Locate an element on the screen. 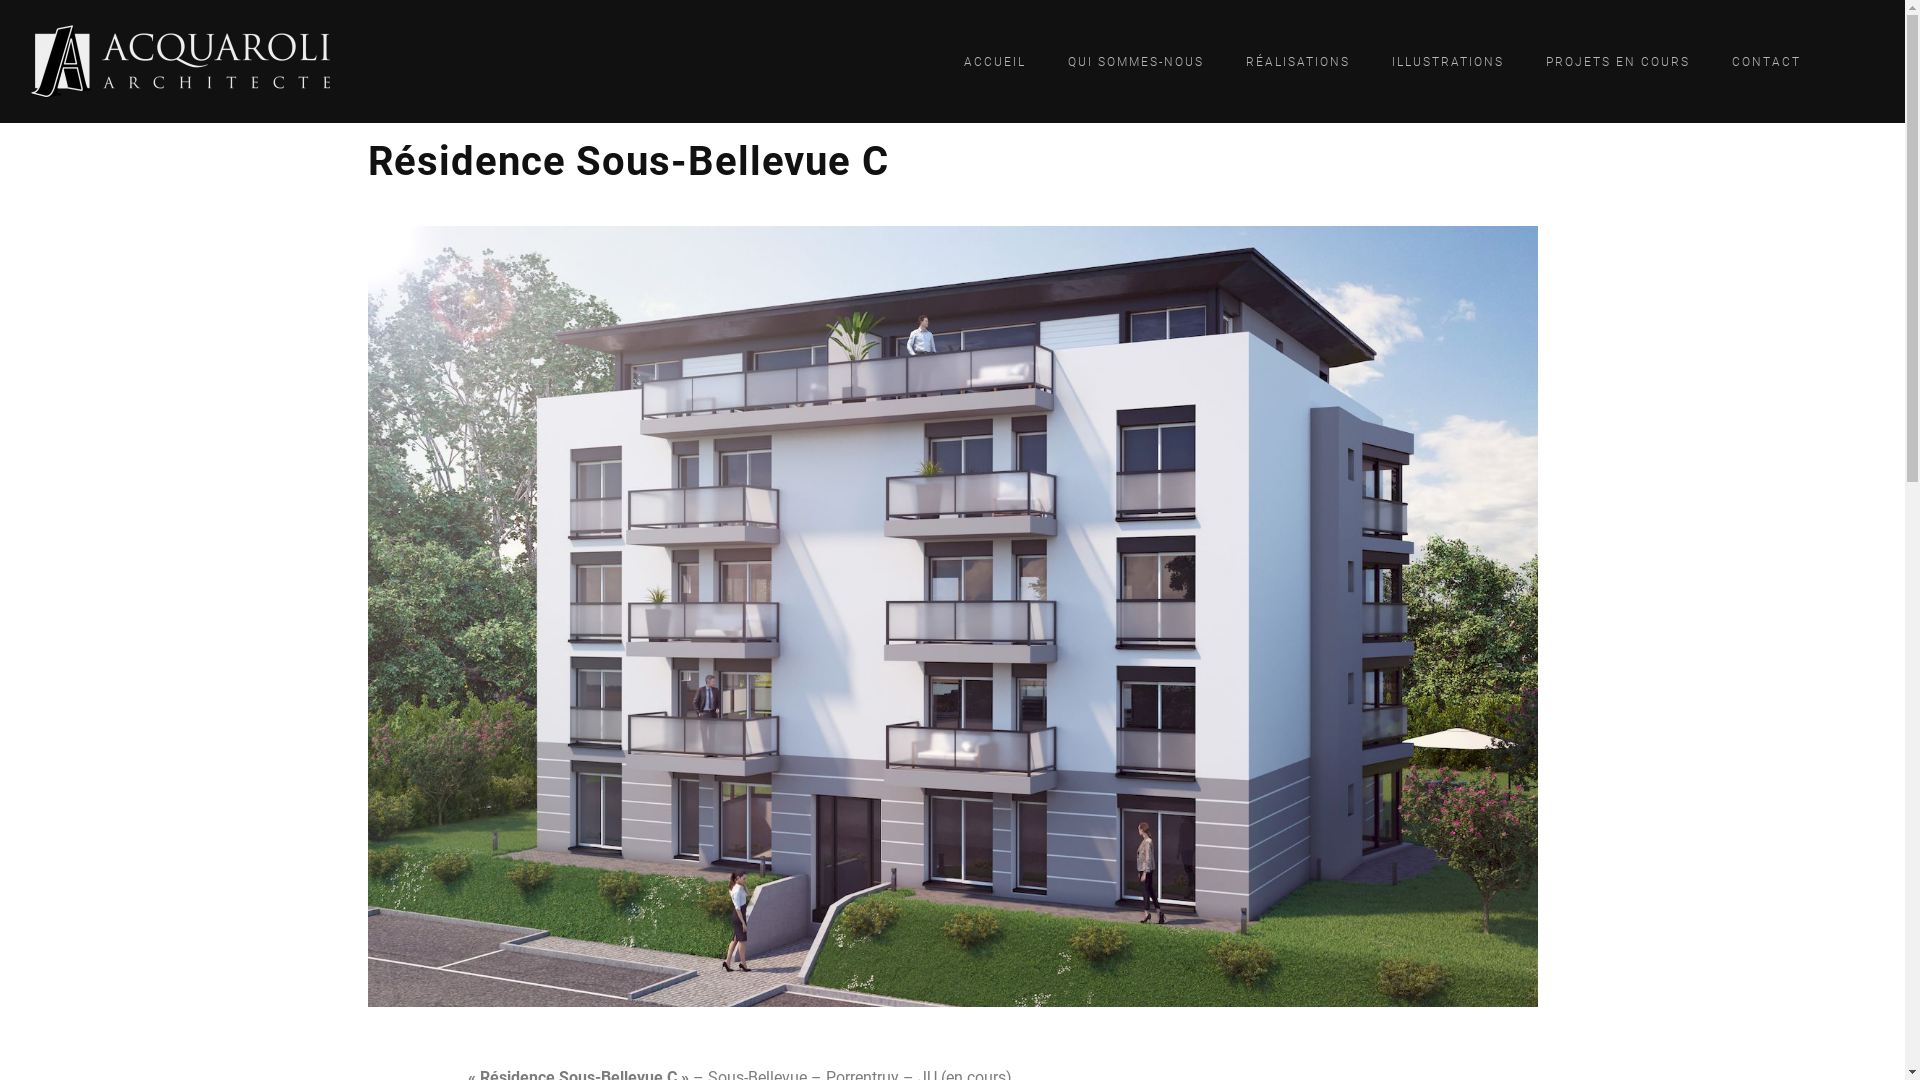  'ACCUEIL' is located at coordinates (994, 60).